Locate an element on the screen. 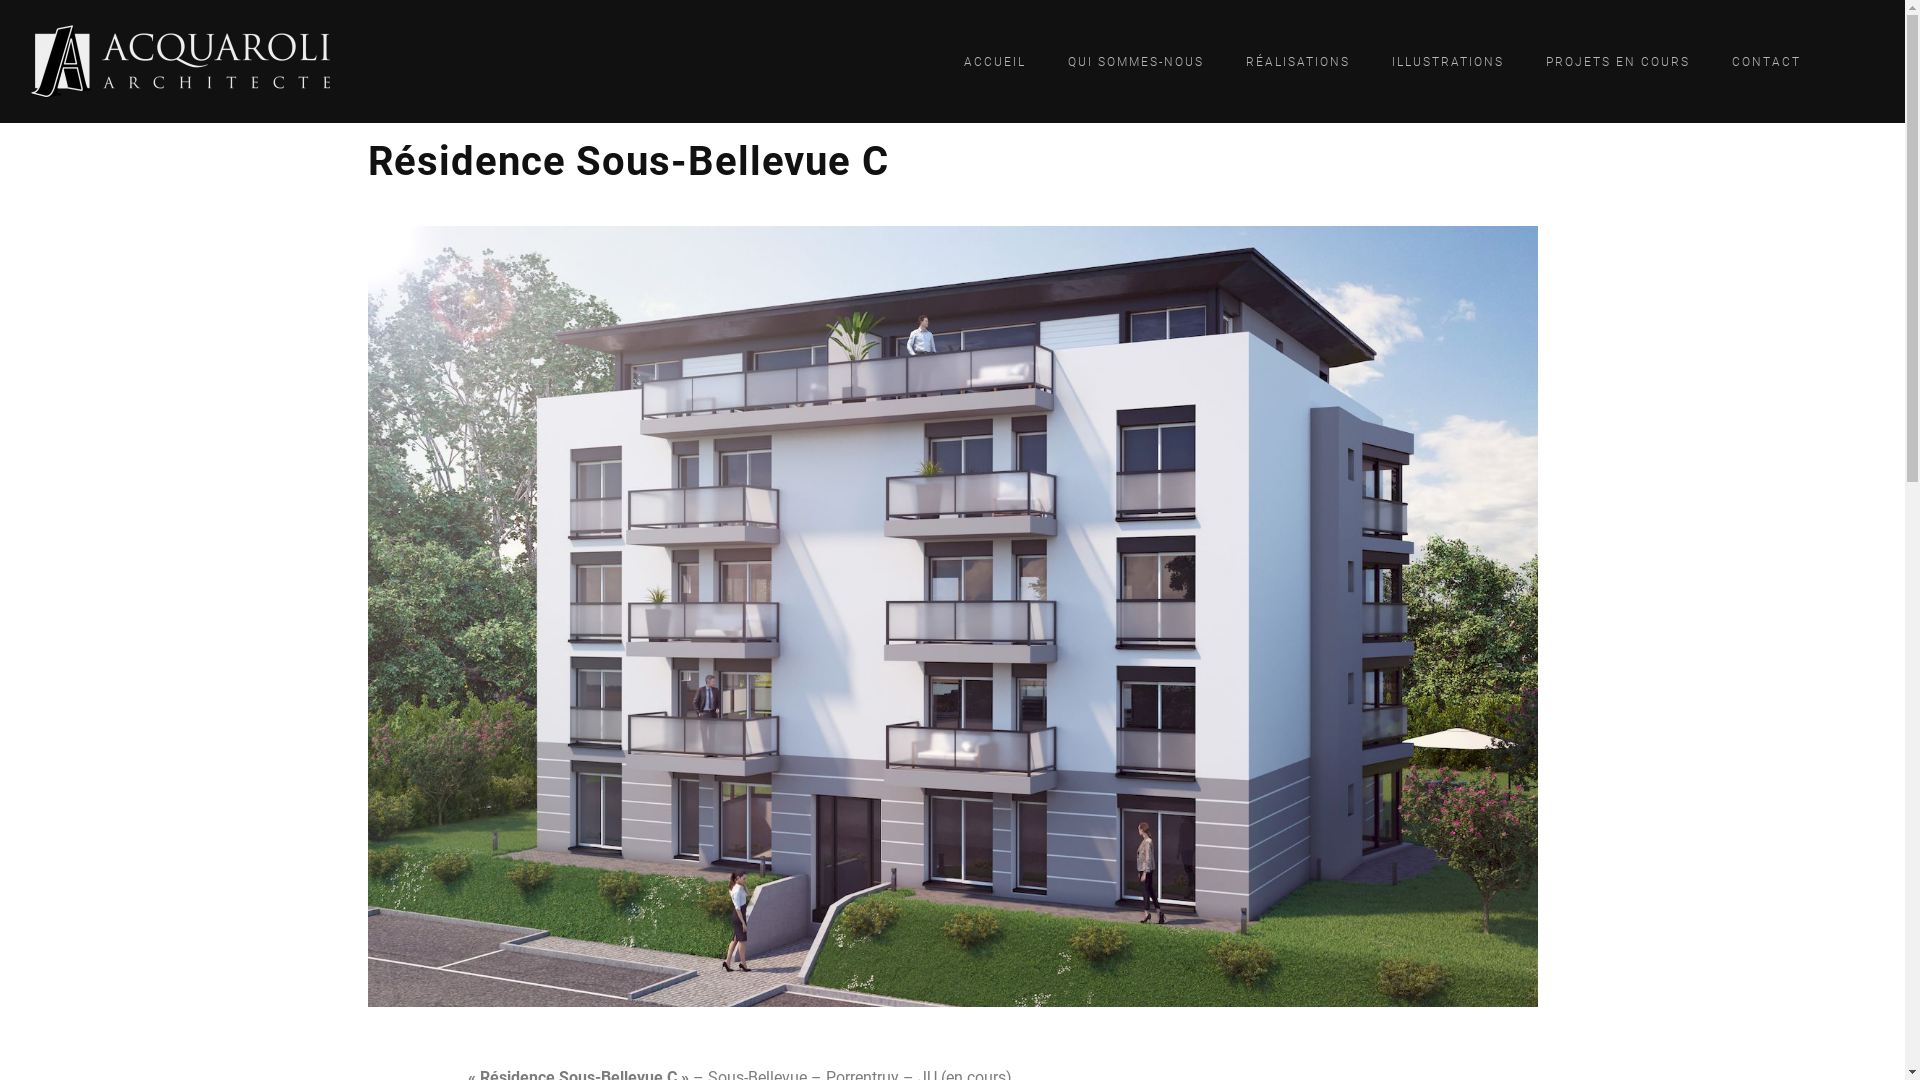  'ACCUEIL' is located at coordinates (994, 60).